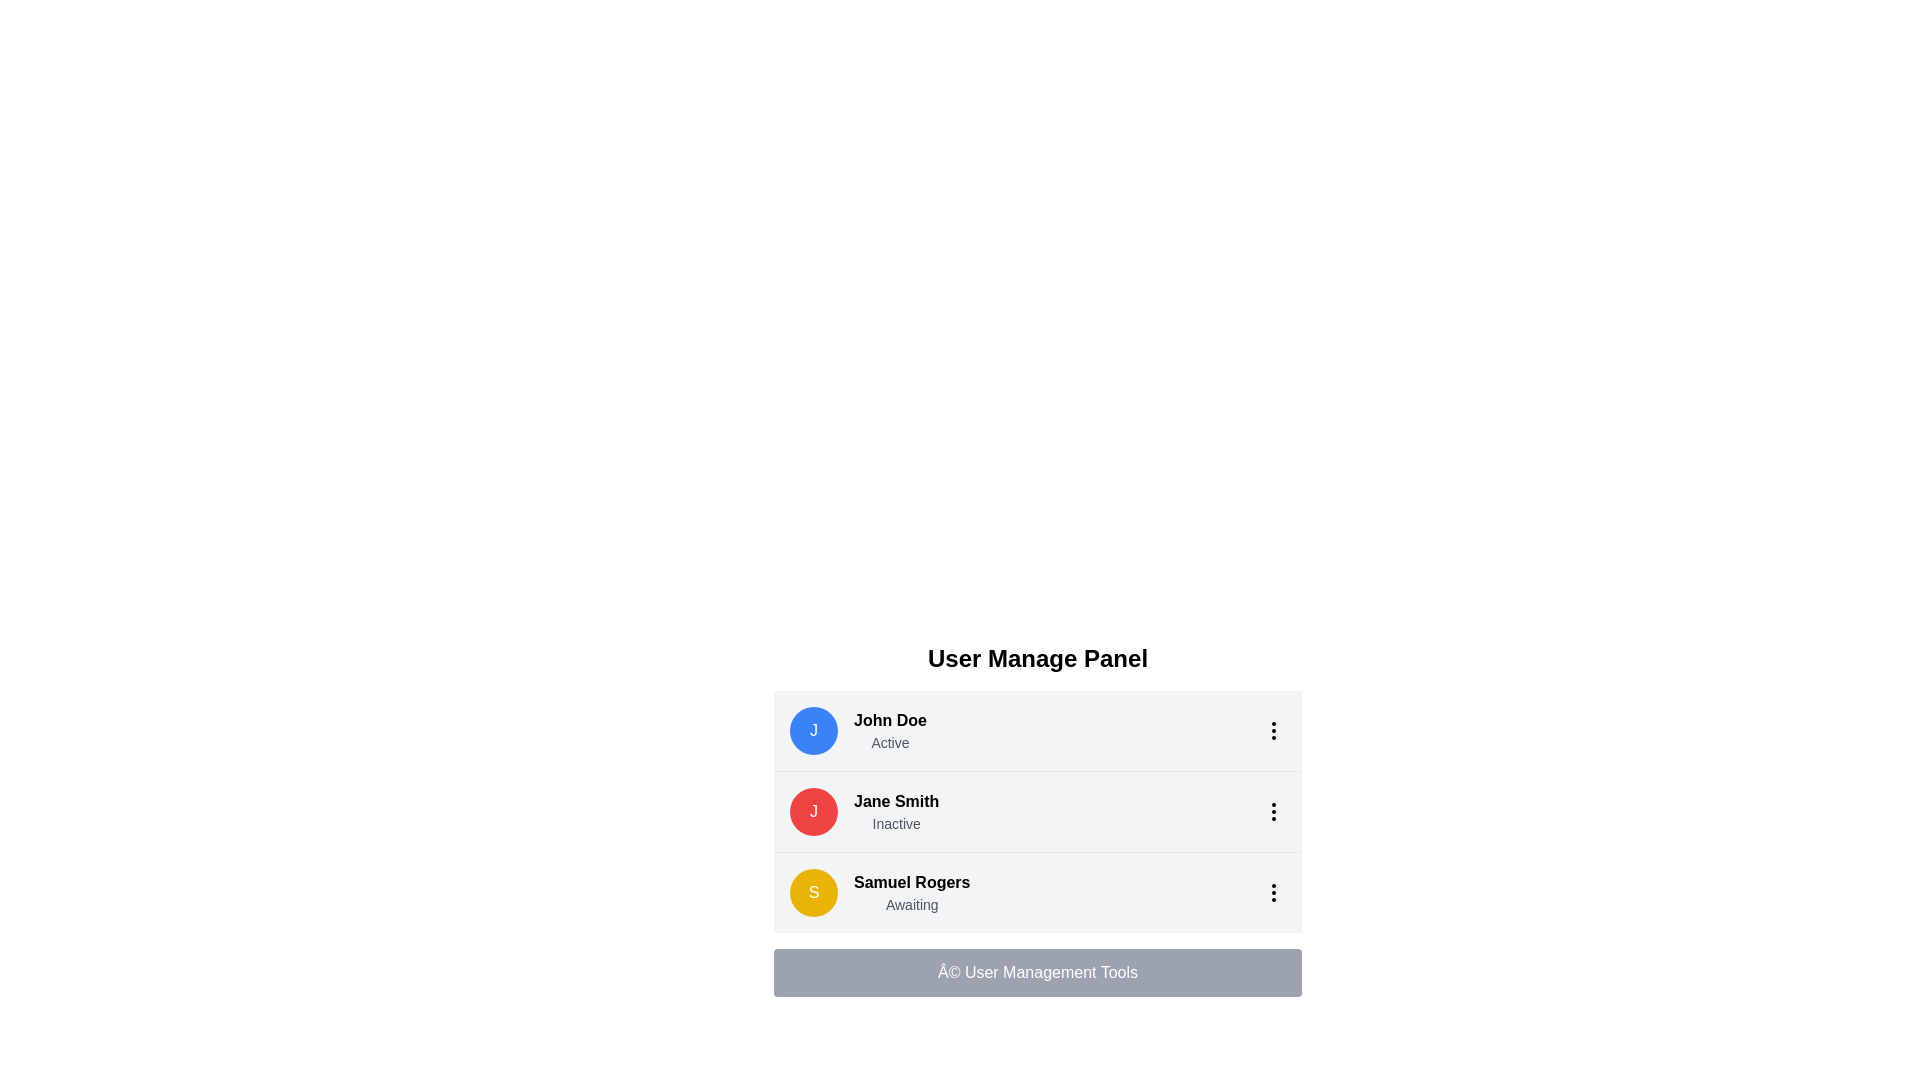  Describe the element at coordinates (814, 812) in the screenshot. I see `the circular avatar with a red background and white 'J' text, representing 'Jane Smith' in the user list` at that location.